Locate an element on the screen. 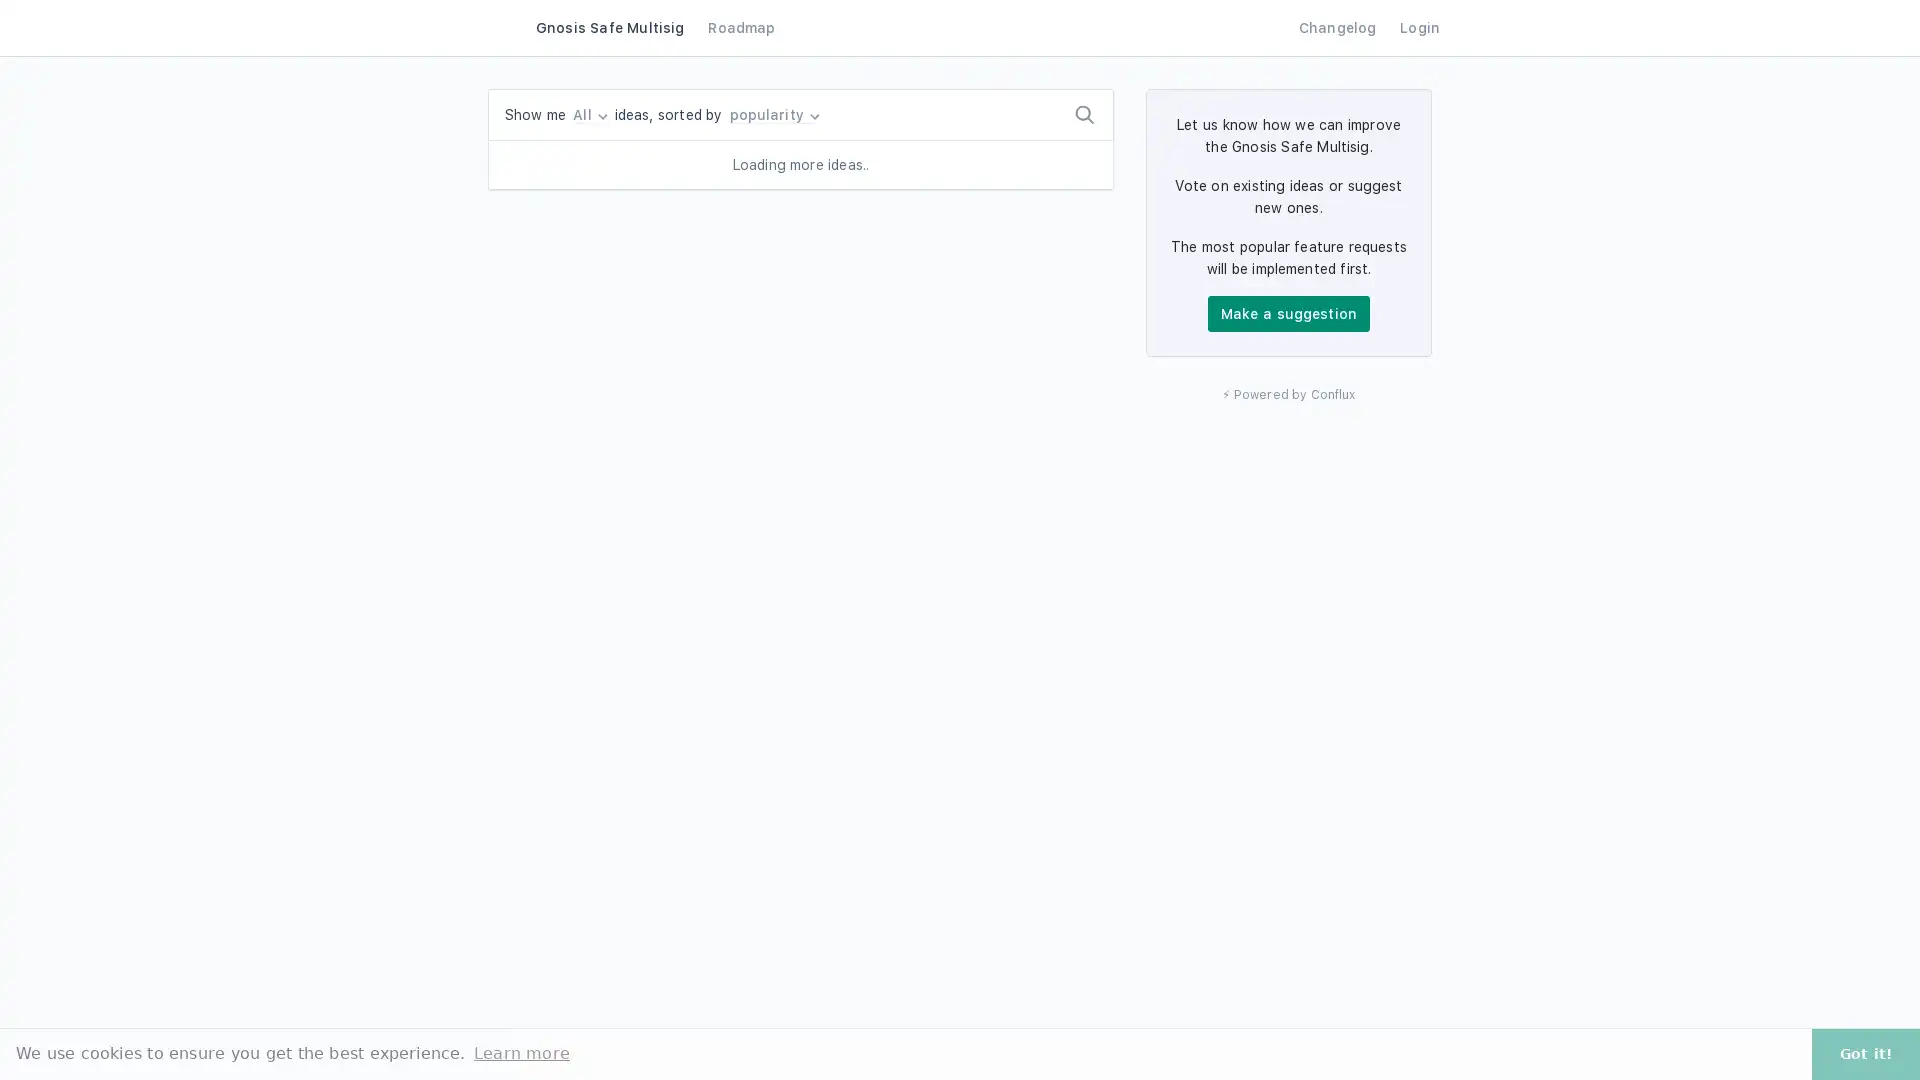 Image resolution: width=1920 pixels, height=1080 pixels. All is located at coordinates (589, 115).